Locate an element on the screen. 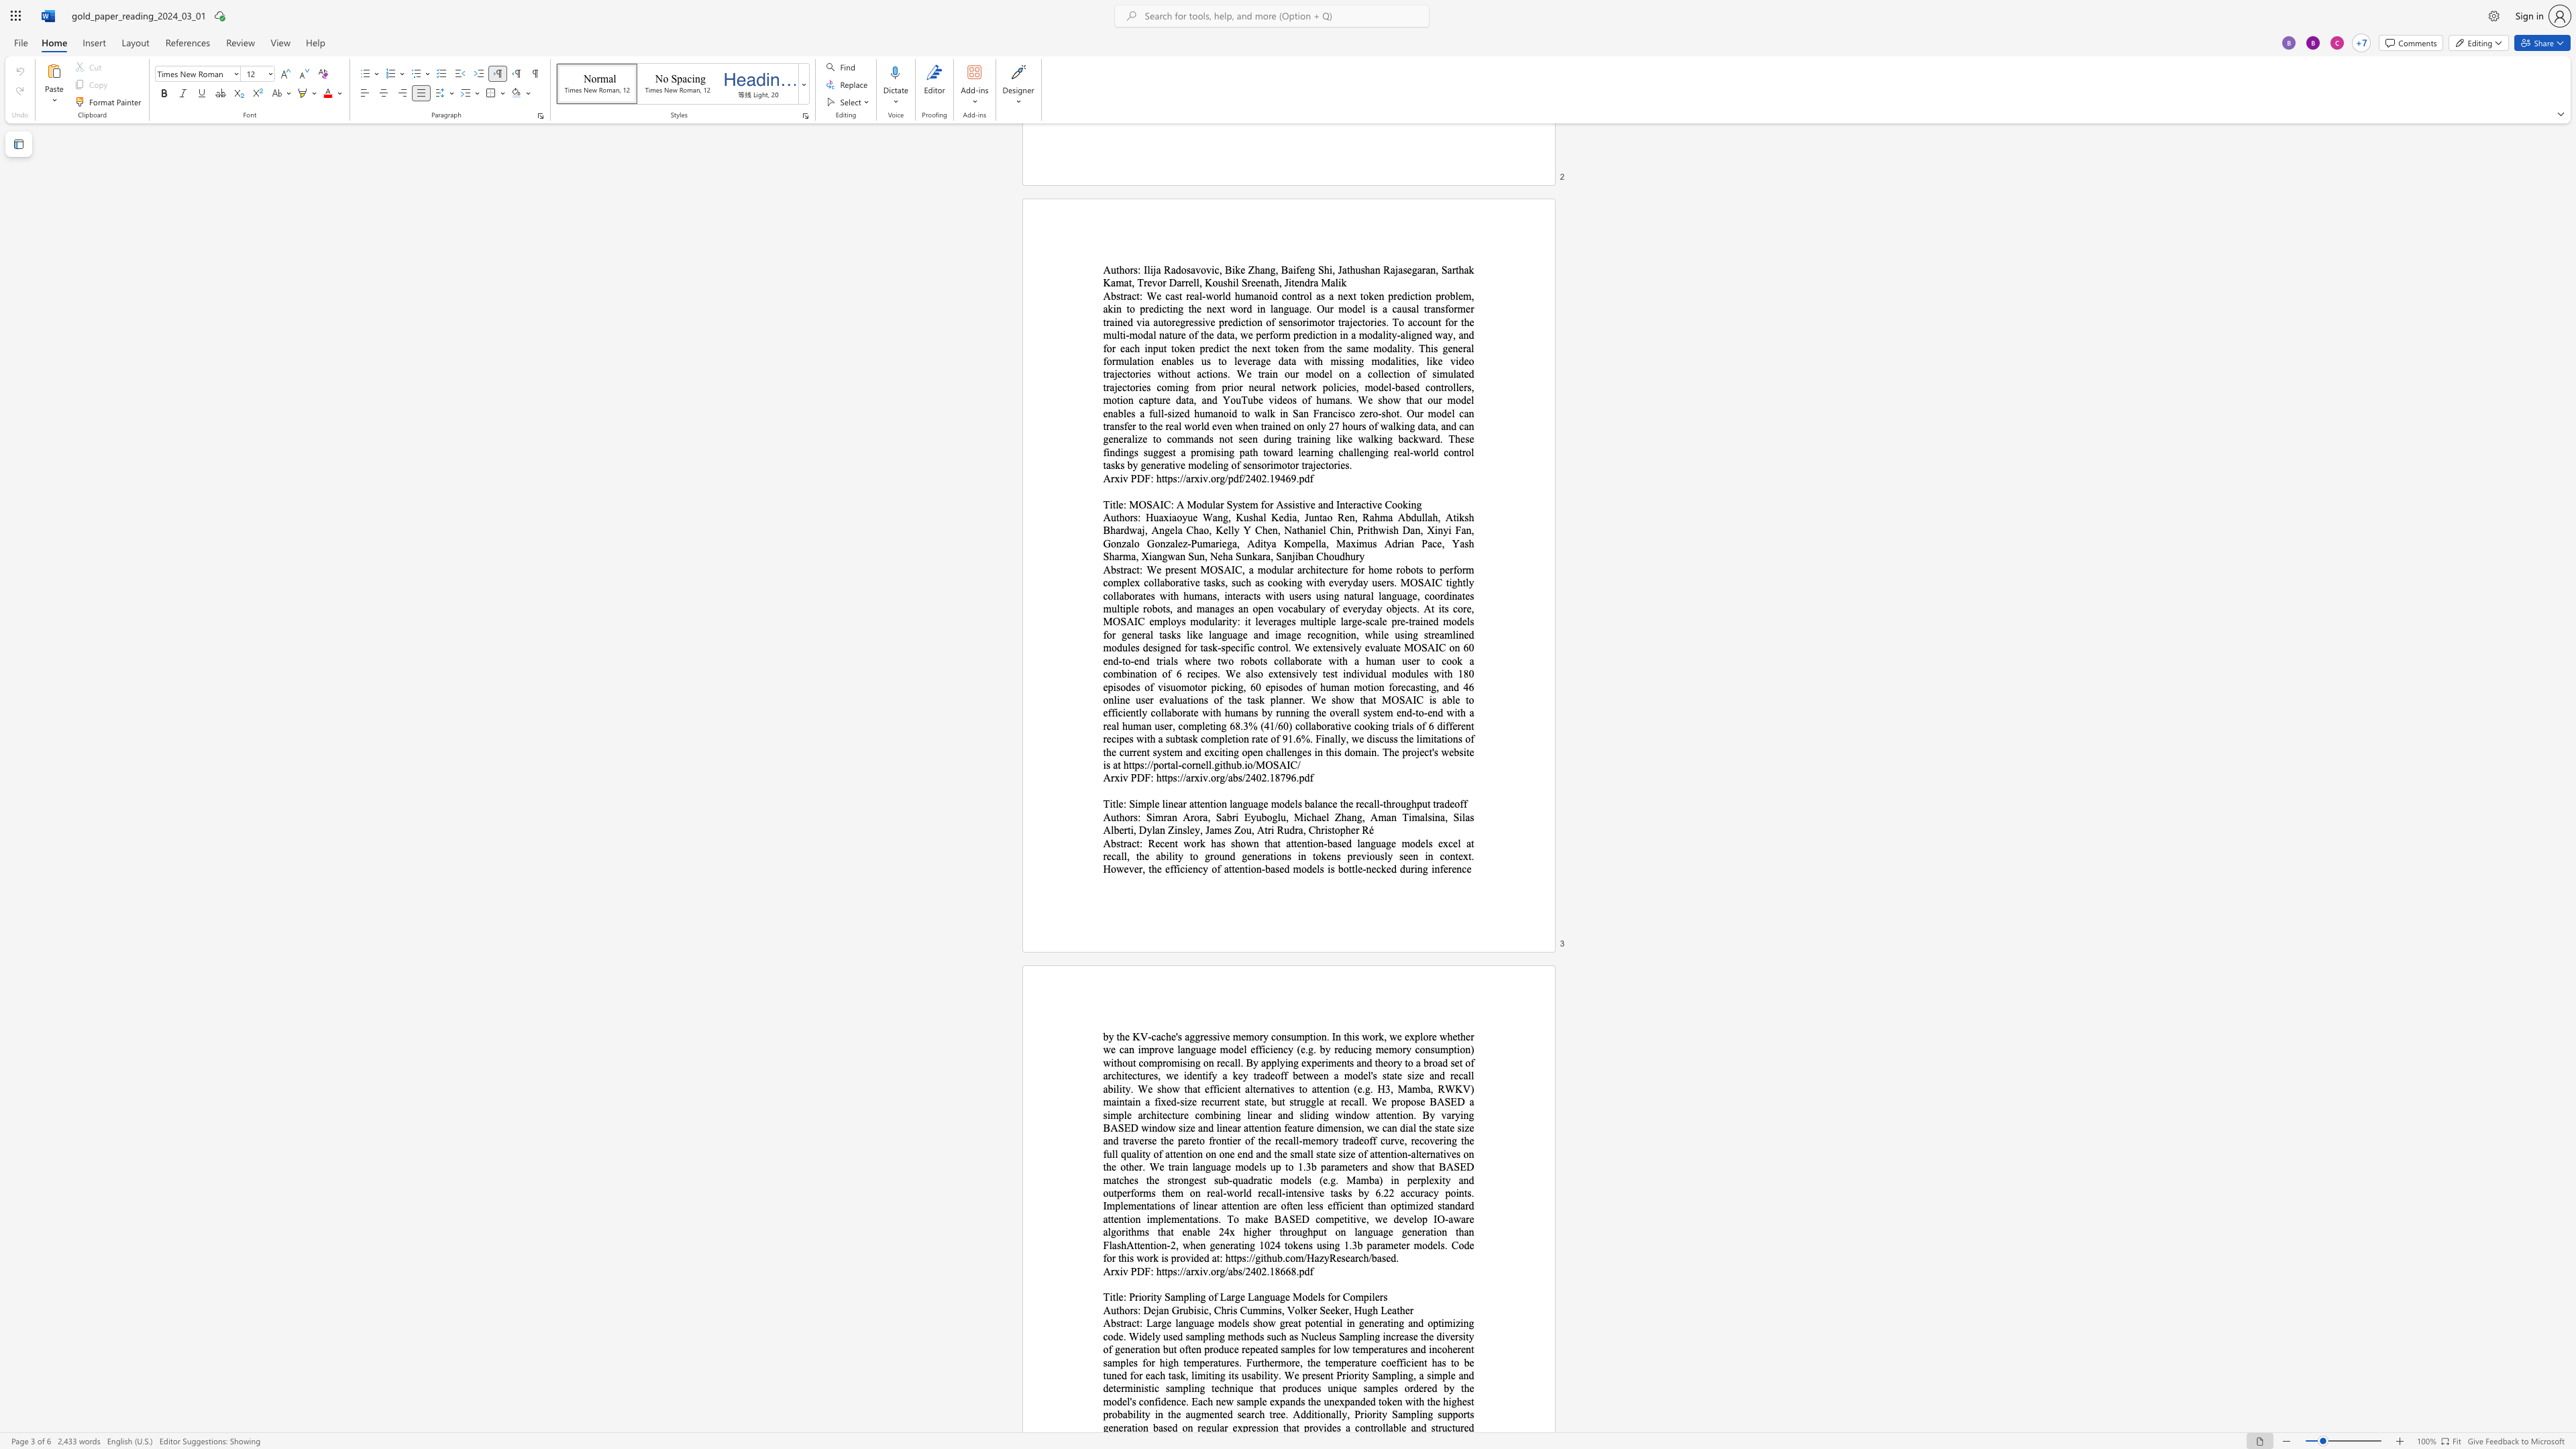 The image size is (2576, 1449). the space between the continuous character "V" and "o" in the text is located at coordinates (1293, 1310).